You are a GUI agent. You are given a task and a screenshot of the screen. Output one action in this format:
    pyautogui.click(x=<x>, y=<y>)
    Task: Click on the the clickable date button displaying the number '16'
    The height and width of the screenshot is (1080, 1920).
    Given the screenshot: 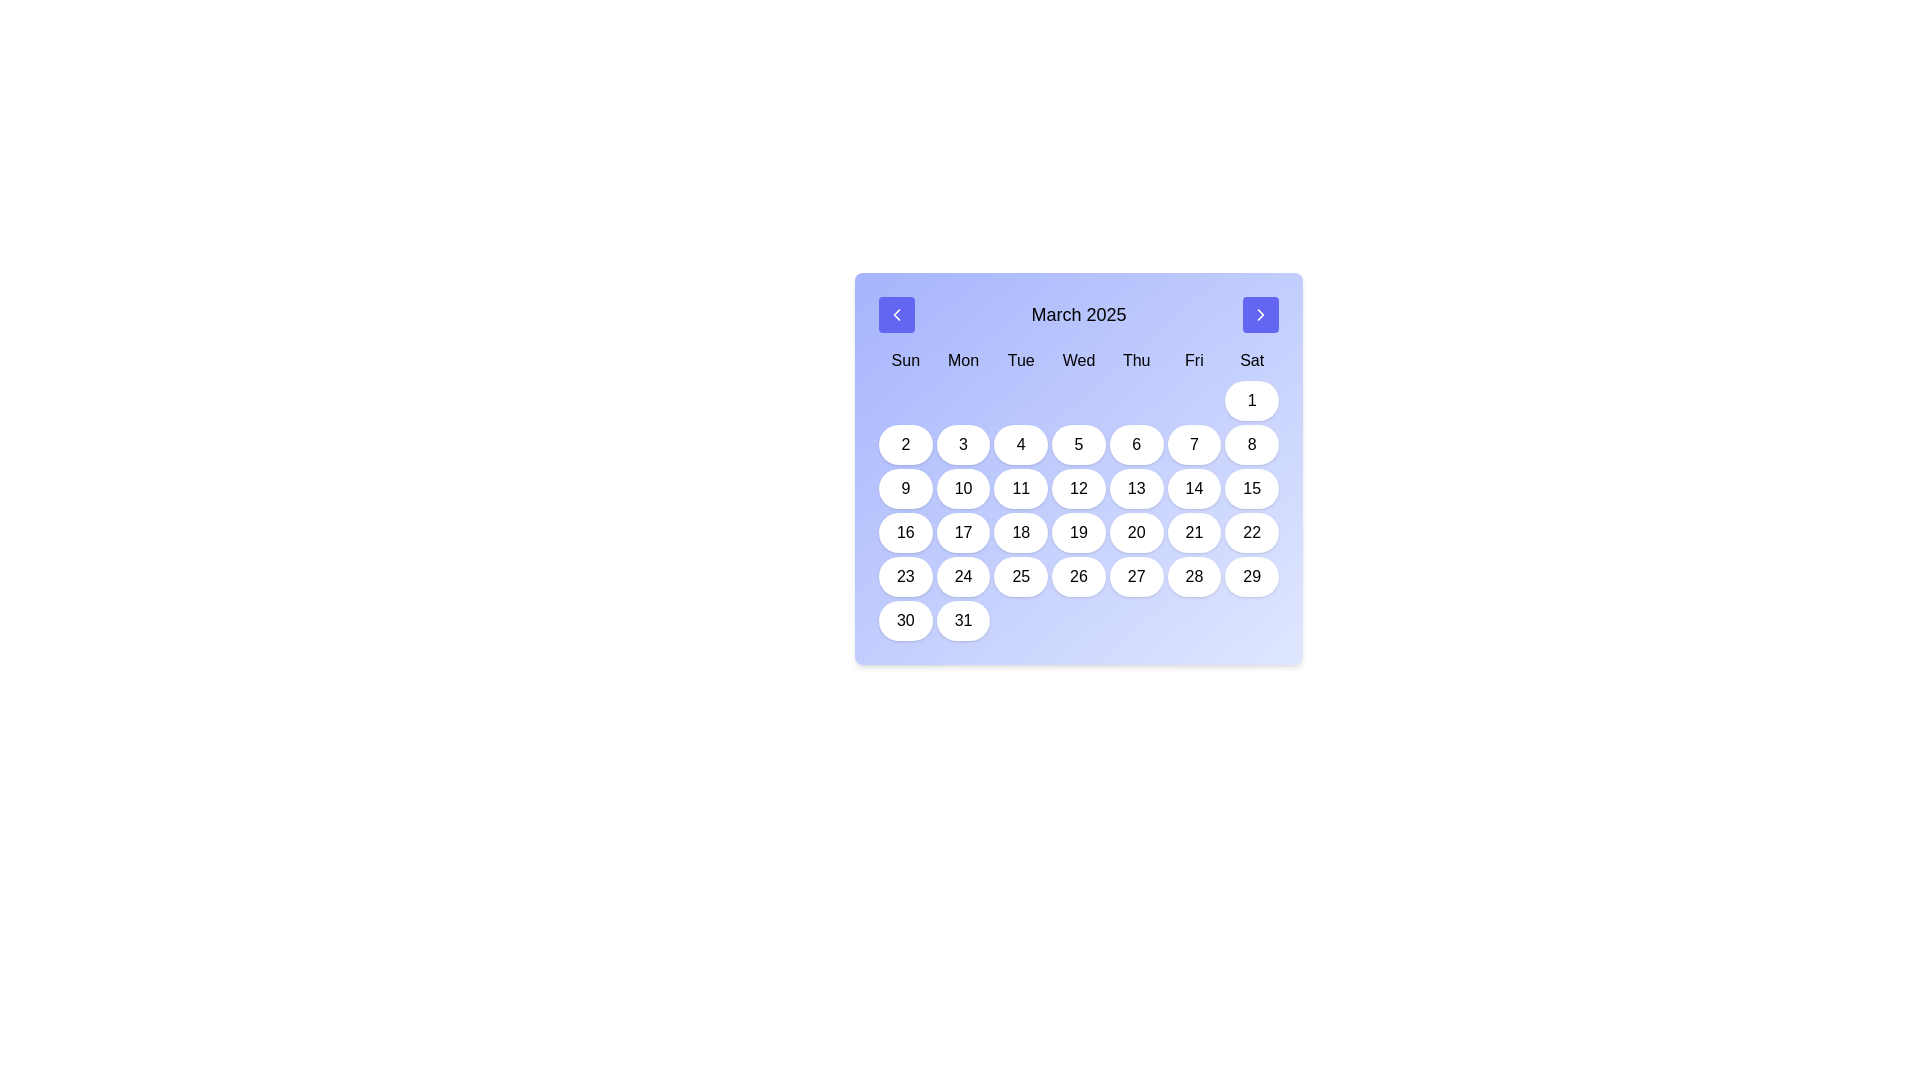 What is the action you would take?
    pyautogui.click(x=904, y=531)
    